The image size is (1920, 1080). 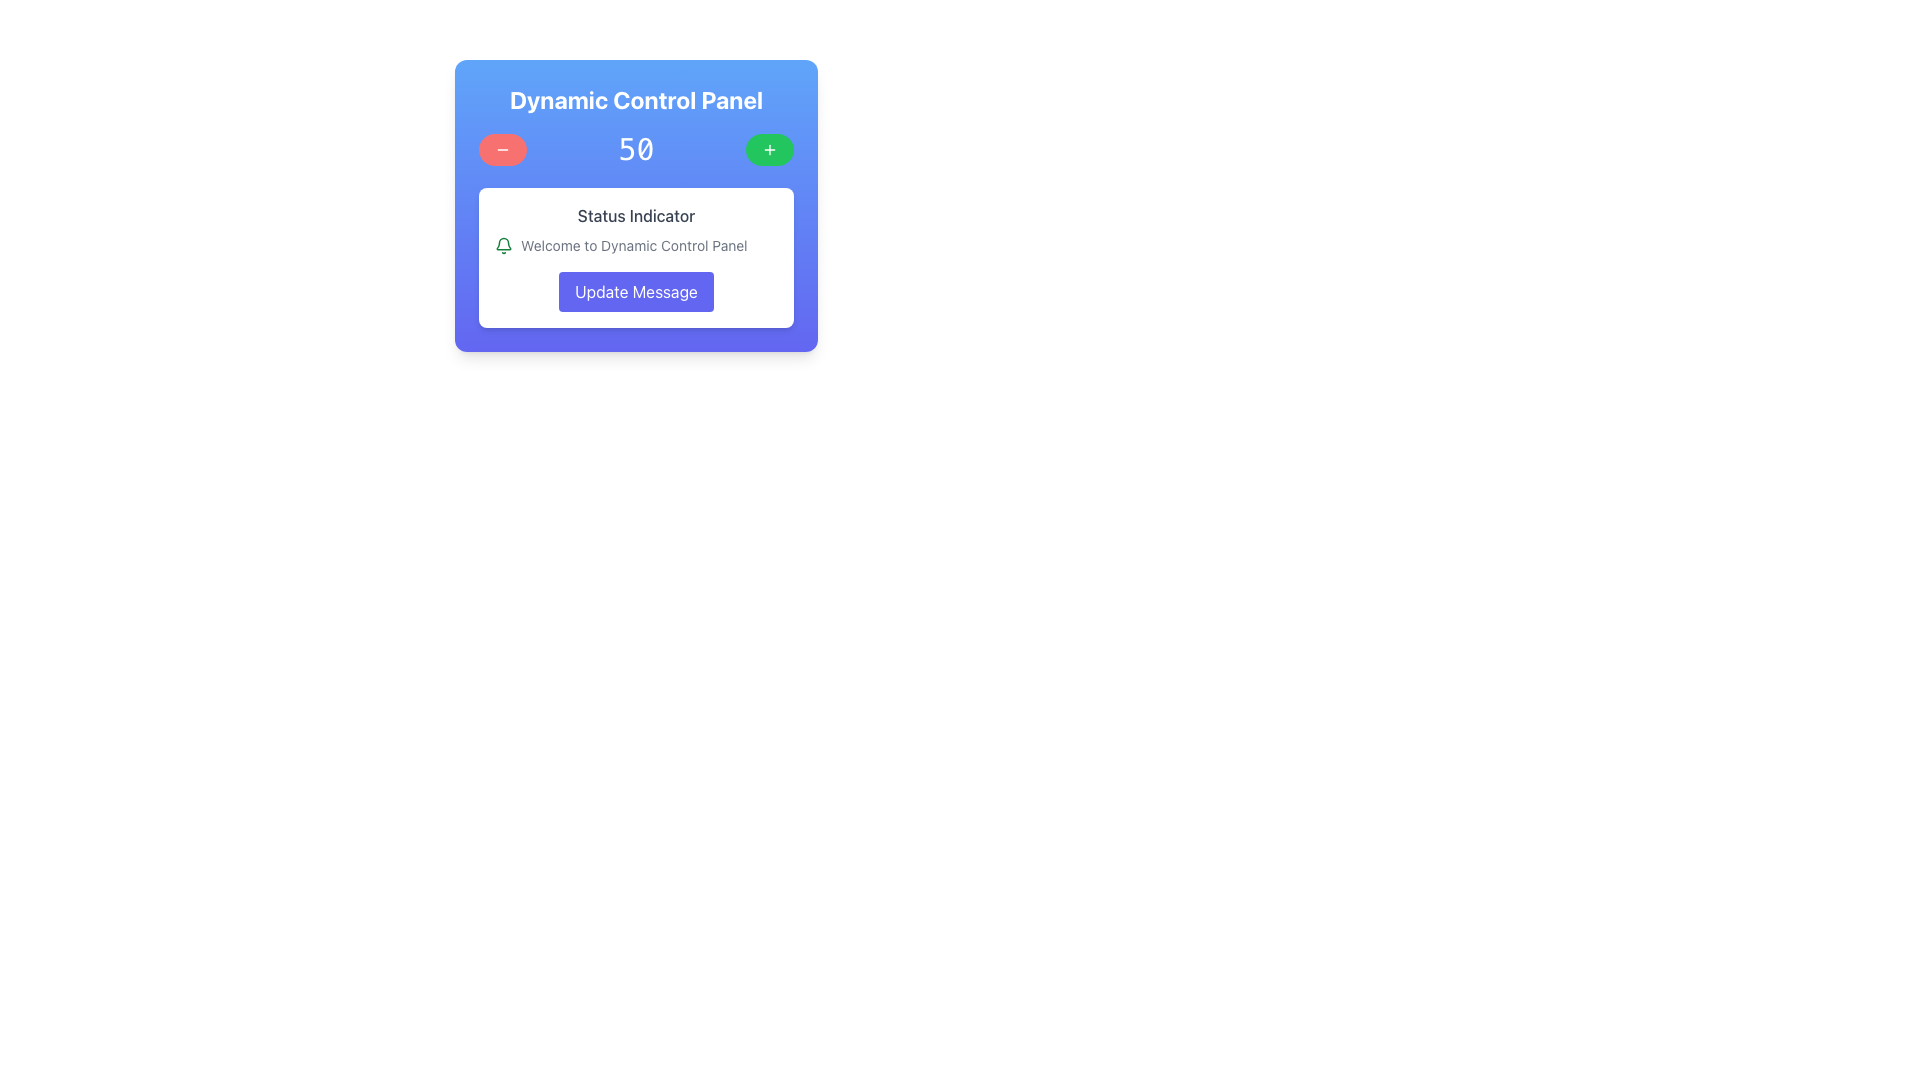 What do you see at coordinates (635, 149) in the screenshot?
I see `the static text display indicating a numeric value or counter located within the 'Dynamic Control Panel', positioned between the decrement and increment buttons` at bounding box center [635, 149].